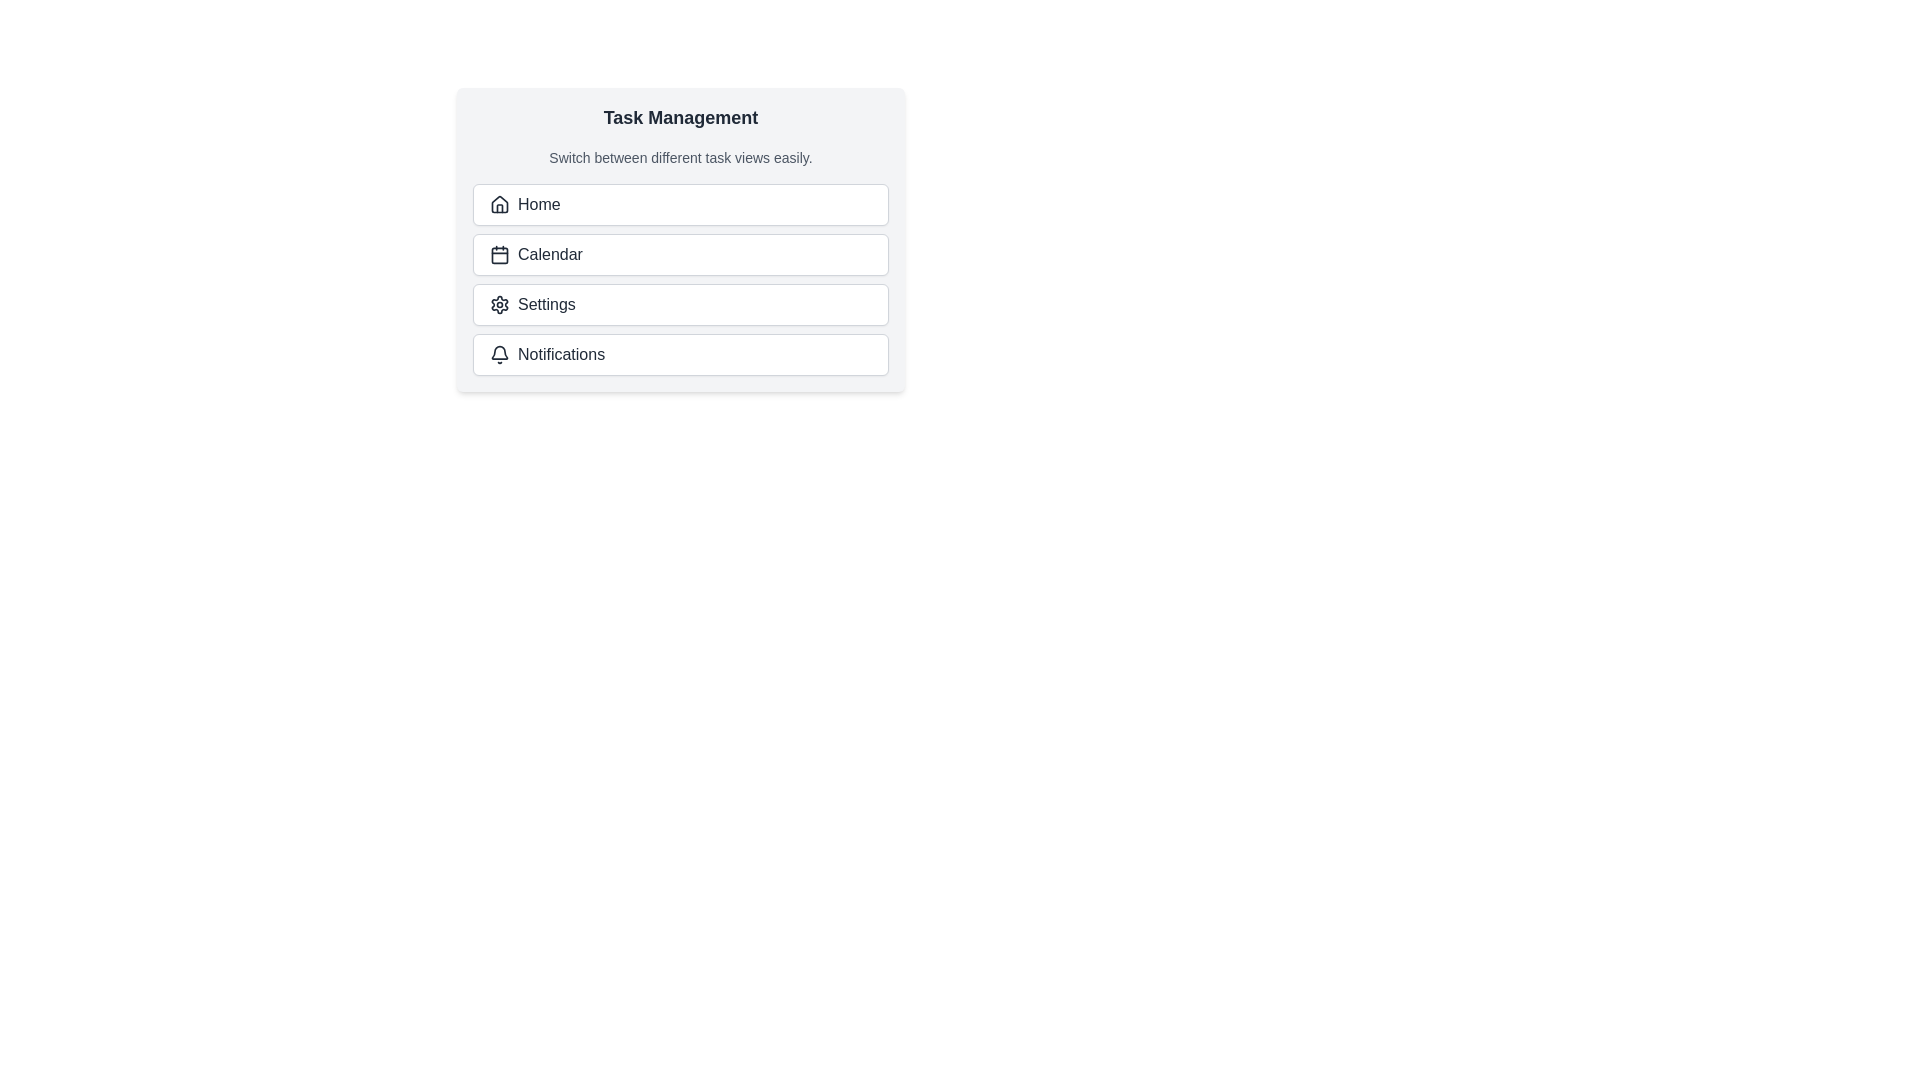  What do you see at coordinates (681, 253) in the screenshot?
I see `the navigational button located between the 'Home' button and 'Settings' button` at bounding box center [681, 253].